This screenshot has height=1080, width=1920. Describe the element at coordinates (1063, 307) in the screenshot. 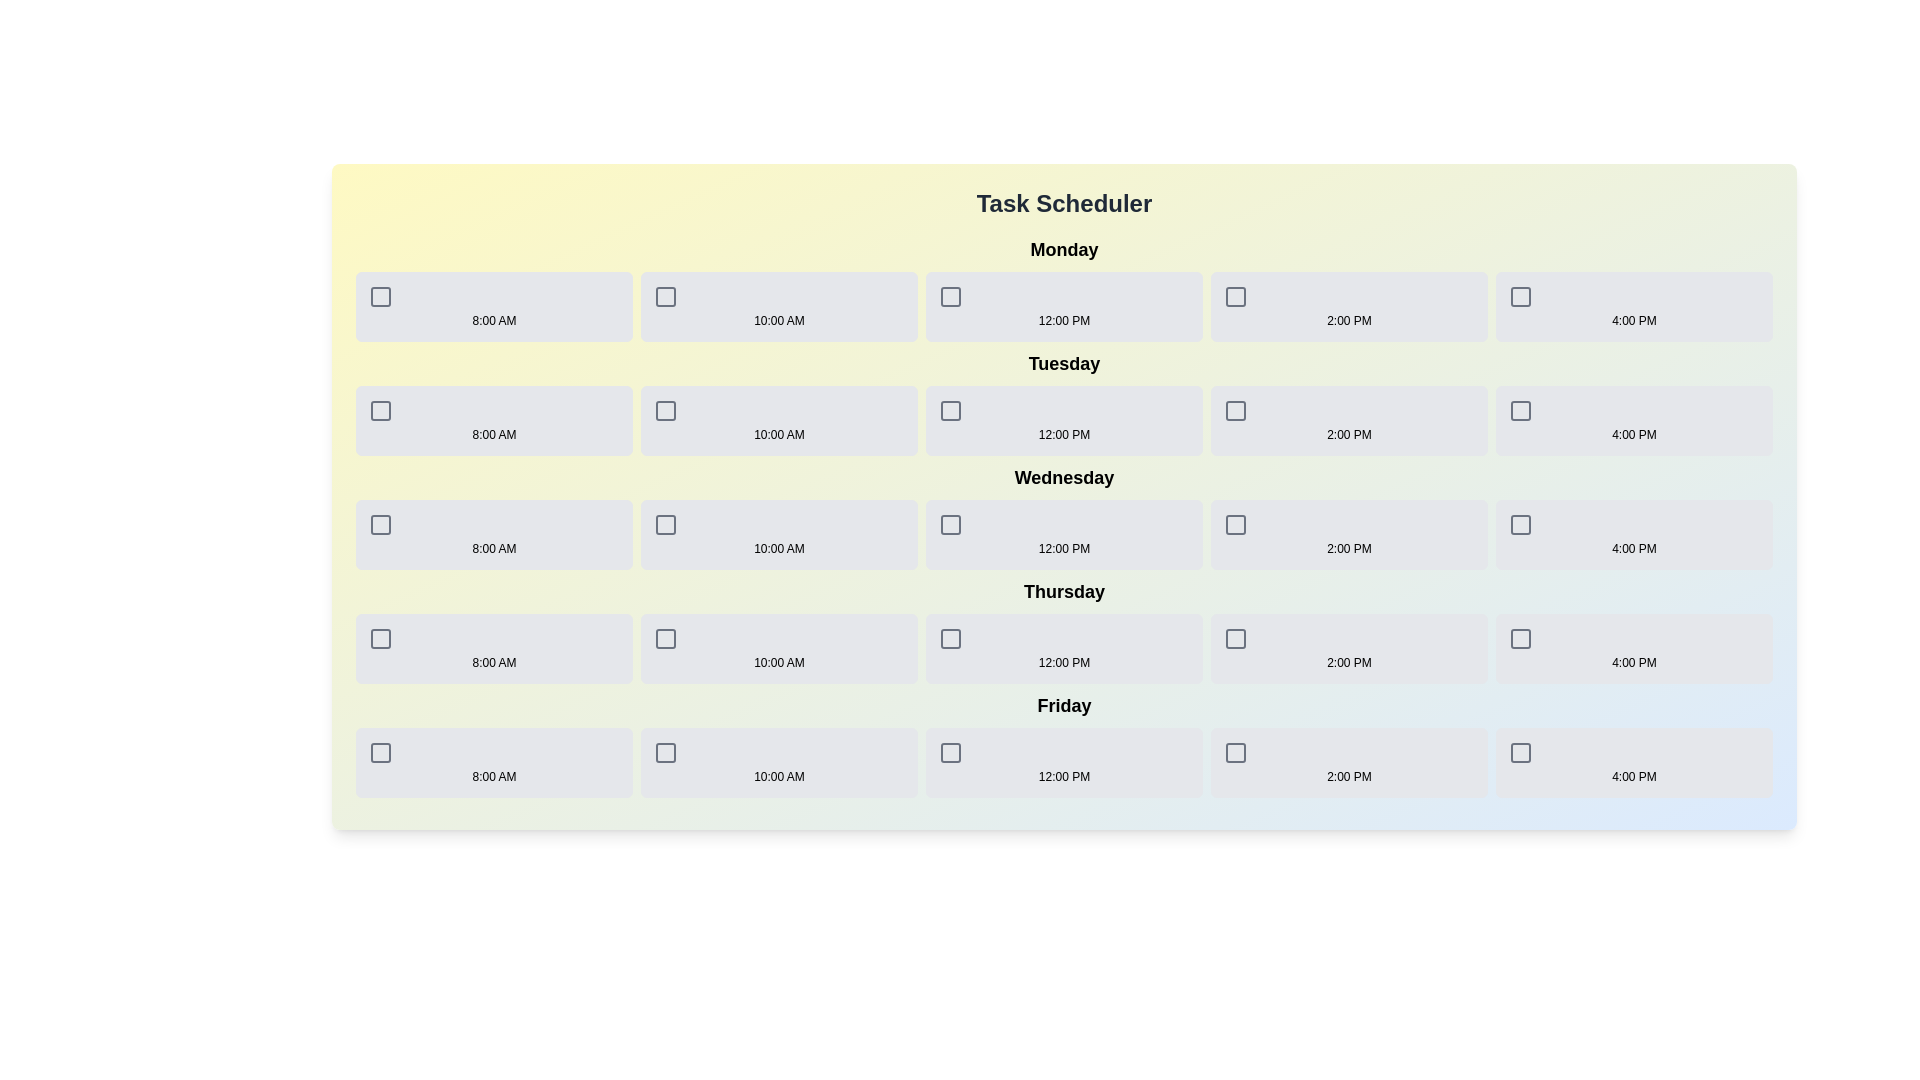

I see `the timeslot for Monday at 12:00 PM` at that location.